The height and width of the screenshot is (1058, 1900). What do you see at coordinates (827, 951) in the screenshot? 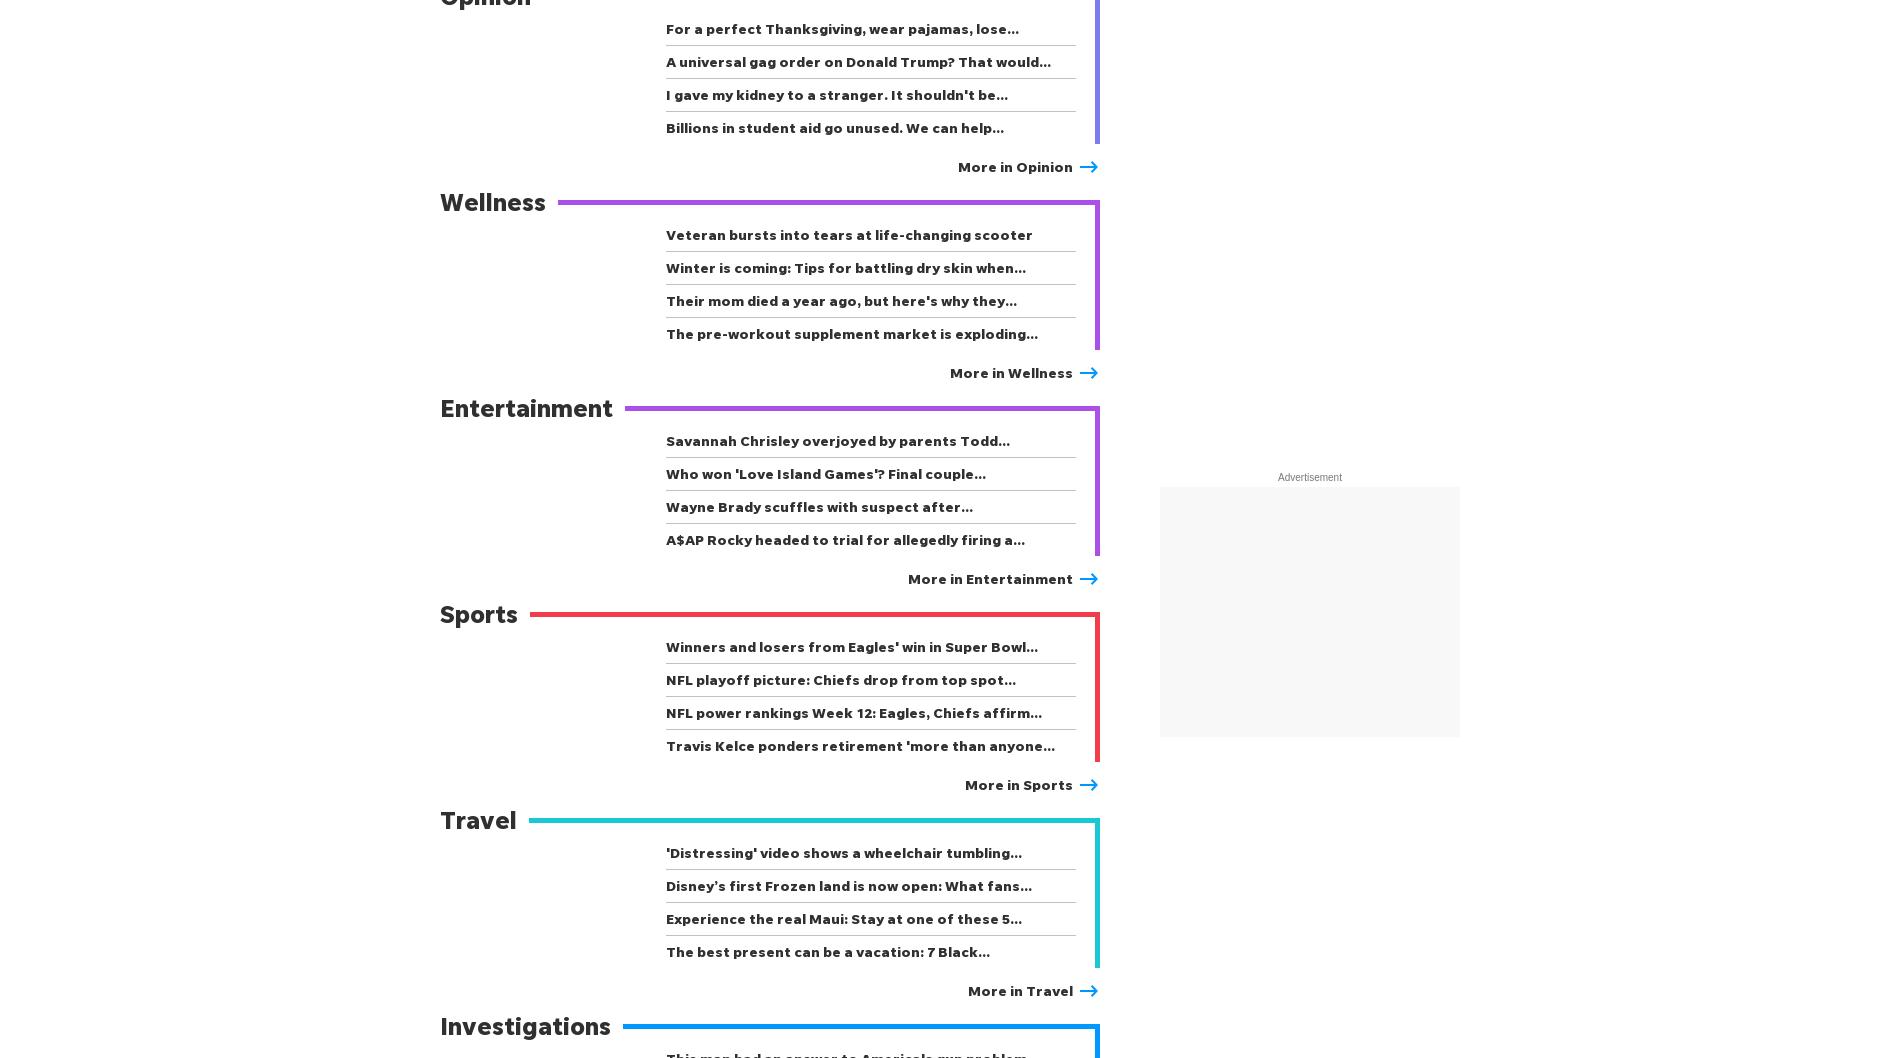
I see `'The best present can be a vacation: 7 Black…'` at bounding box center [827, 951].